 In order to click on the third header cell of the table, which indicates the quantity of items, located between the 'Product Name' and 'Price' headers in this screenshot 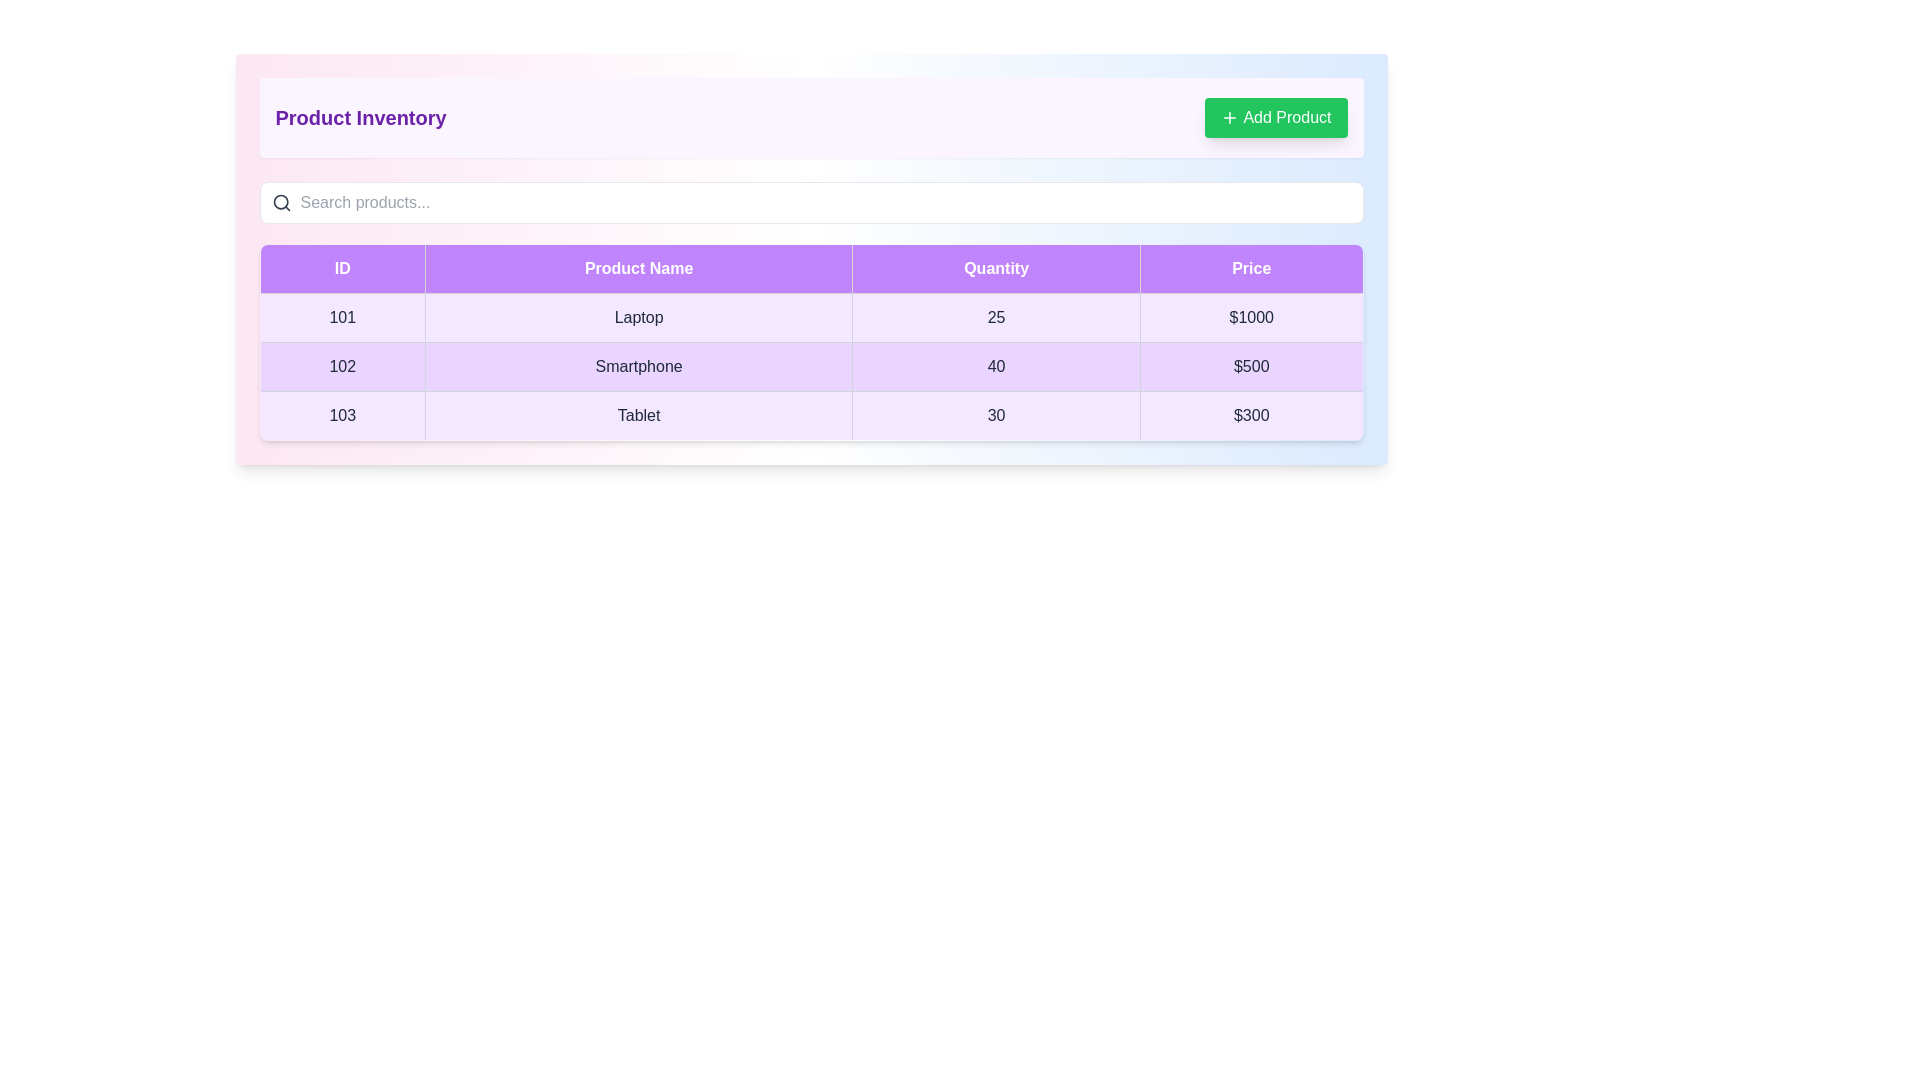, I will do `click(996, 268)`.